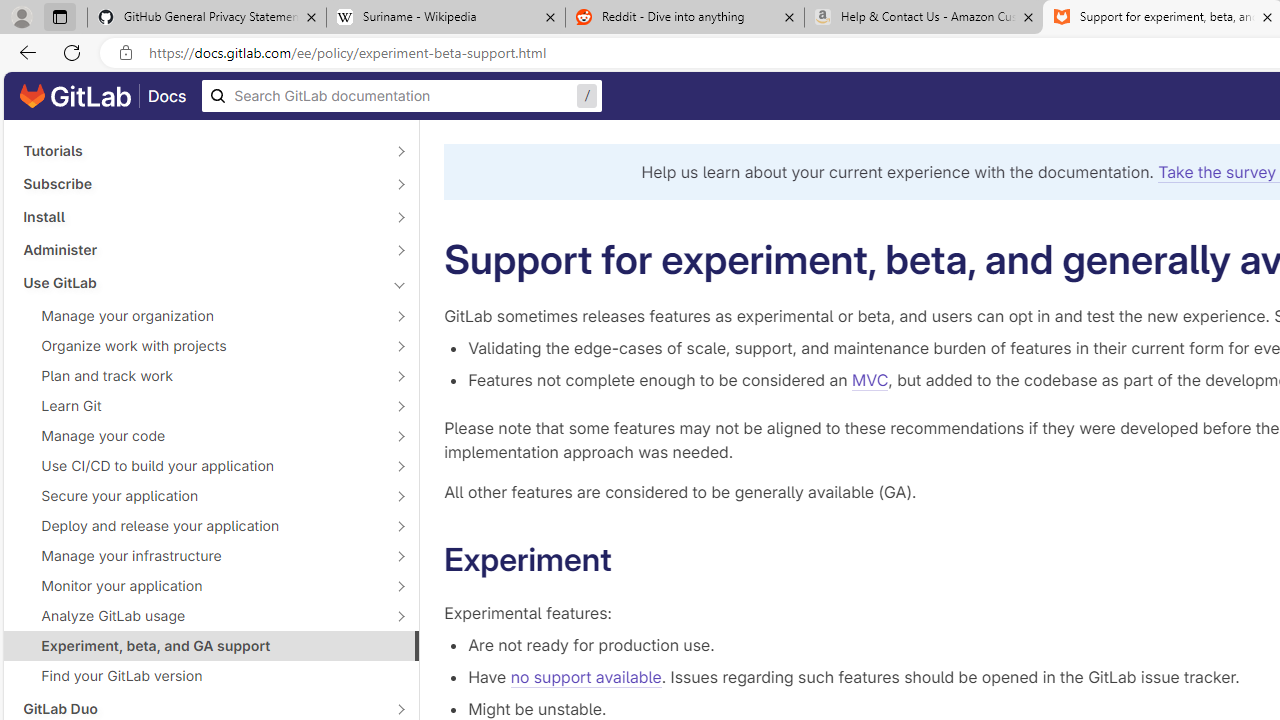  I want to click on 'Organize work with projects', so click(200, 344).